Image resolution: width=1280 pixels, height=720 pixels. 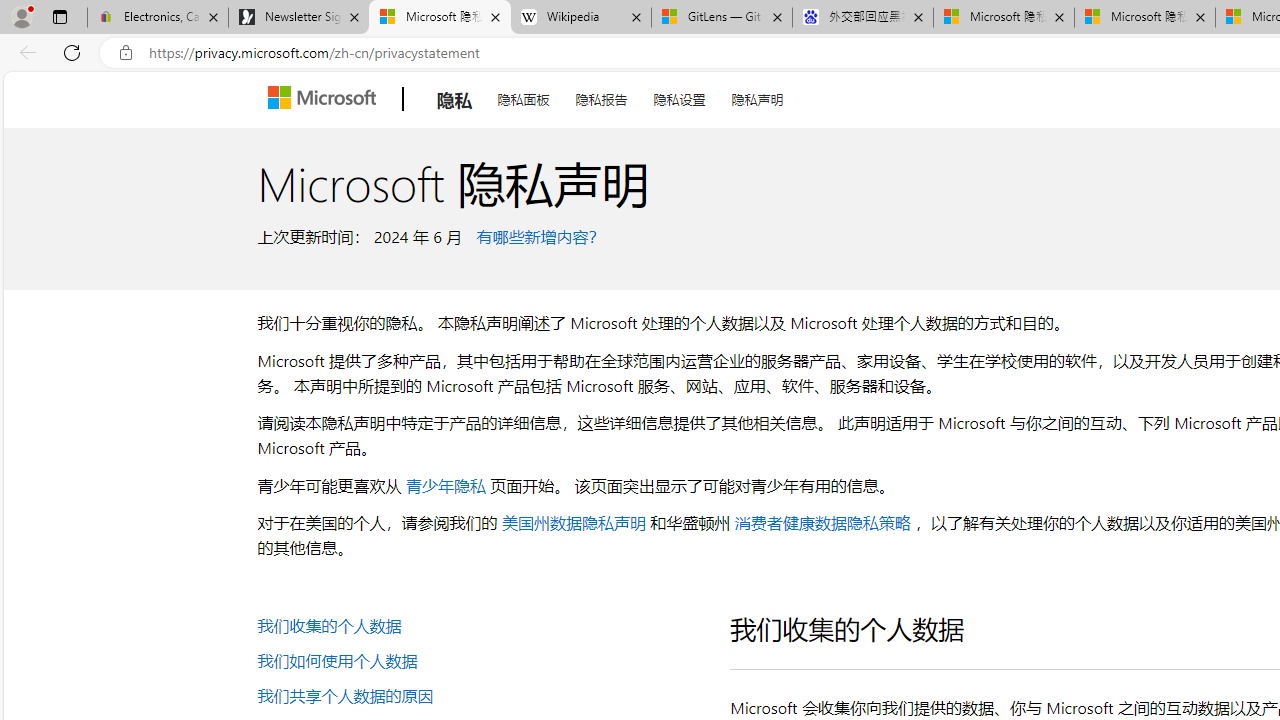 What do you see at coordinates (580, 17) in the screenshot?
I see `'Wikipedia'` at bounding box center [580, 17].